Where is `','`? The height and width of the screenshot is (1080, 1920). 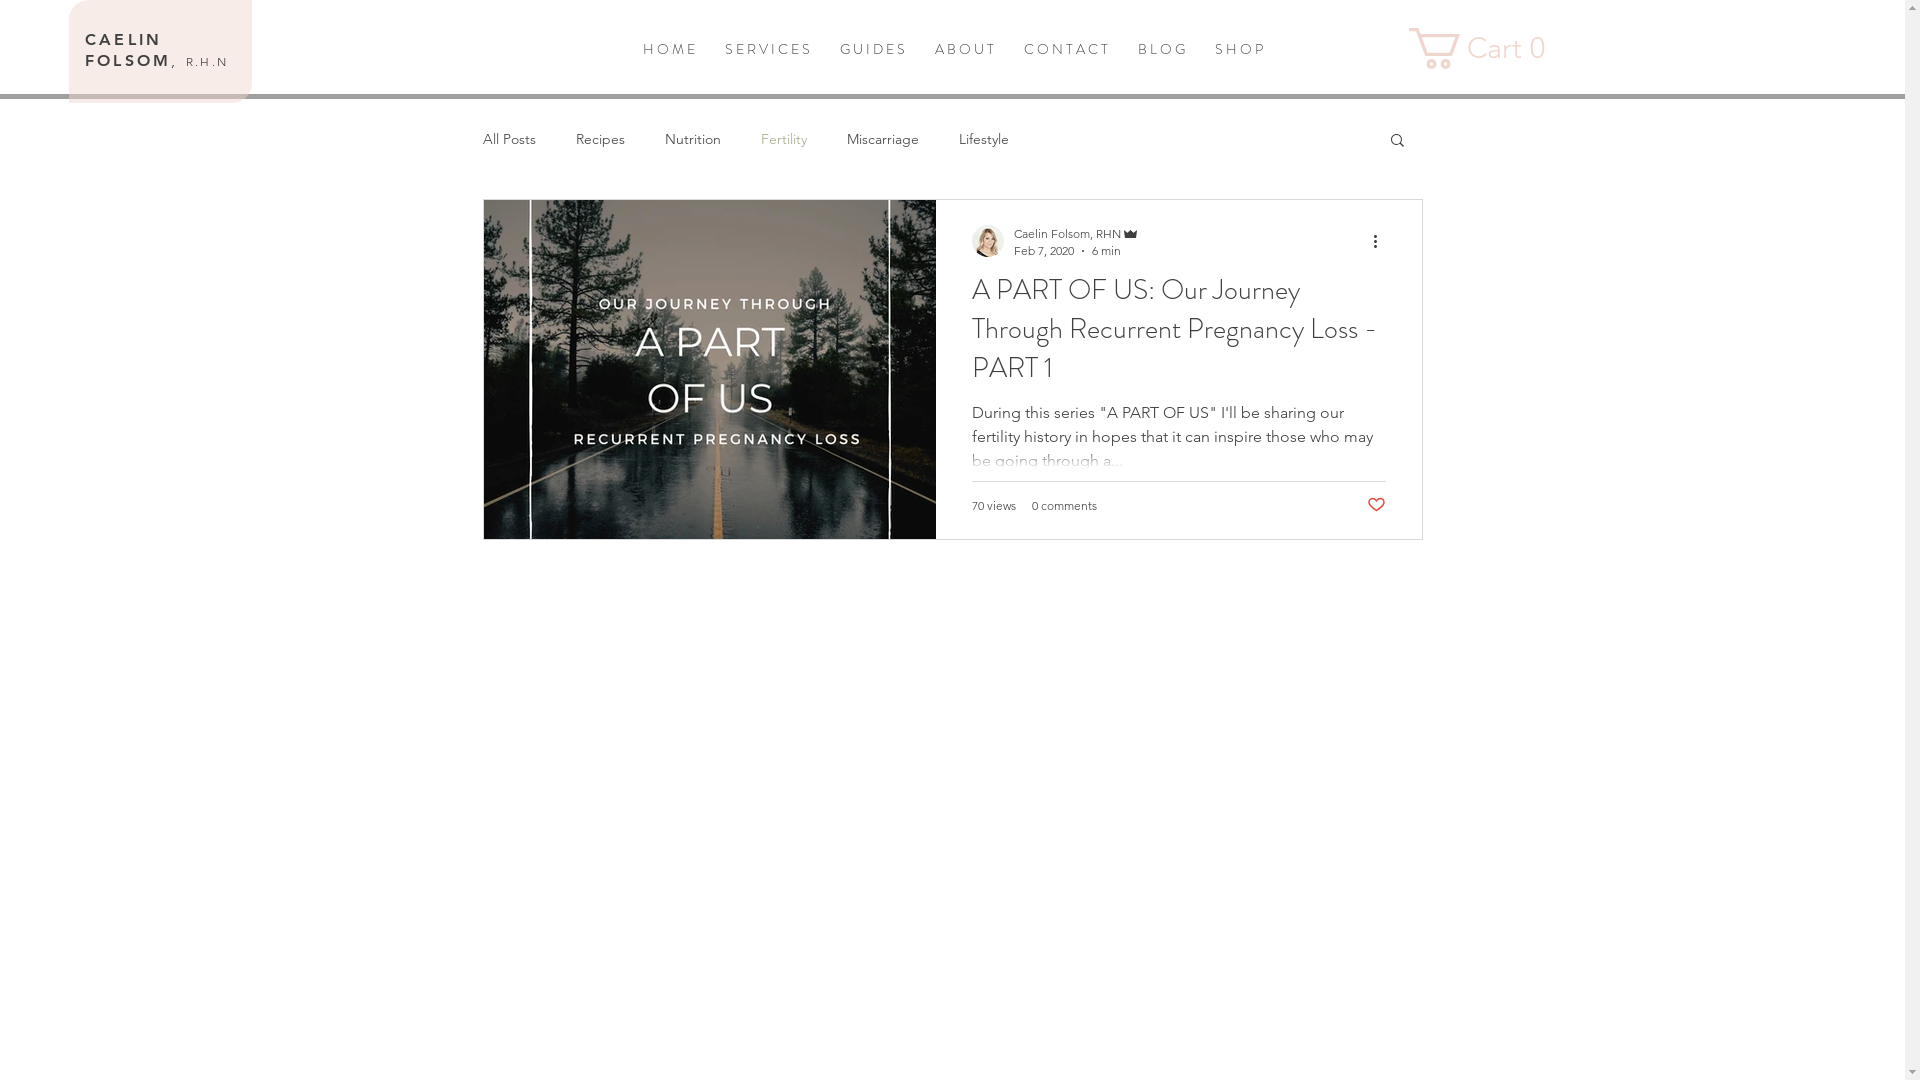 ',' is located at coordinates (177, 59).